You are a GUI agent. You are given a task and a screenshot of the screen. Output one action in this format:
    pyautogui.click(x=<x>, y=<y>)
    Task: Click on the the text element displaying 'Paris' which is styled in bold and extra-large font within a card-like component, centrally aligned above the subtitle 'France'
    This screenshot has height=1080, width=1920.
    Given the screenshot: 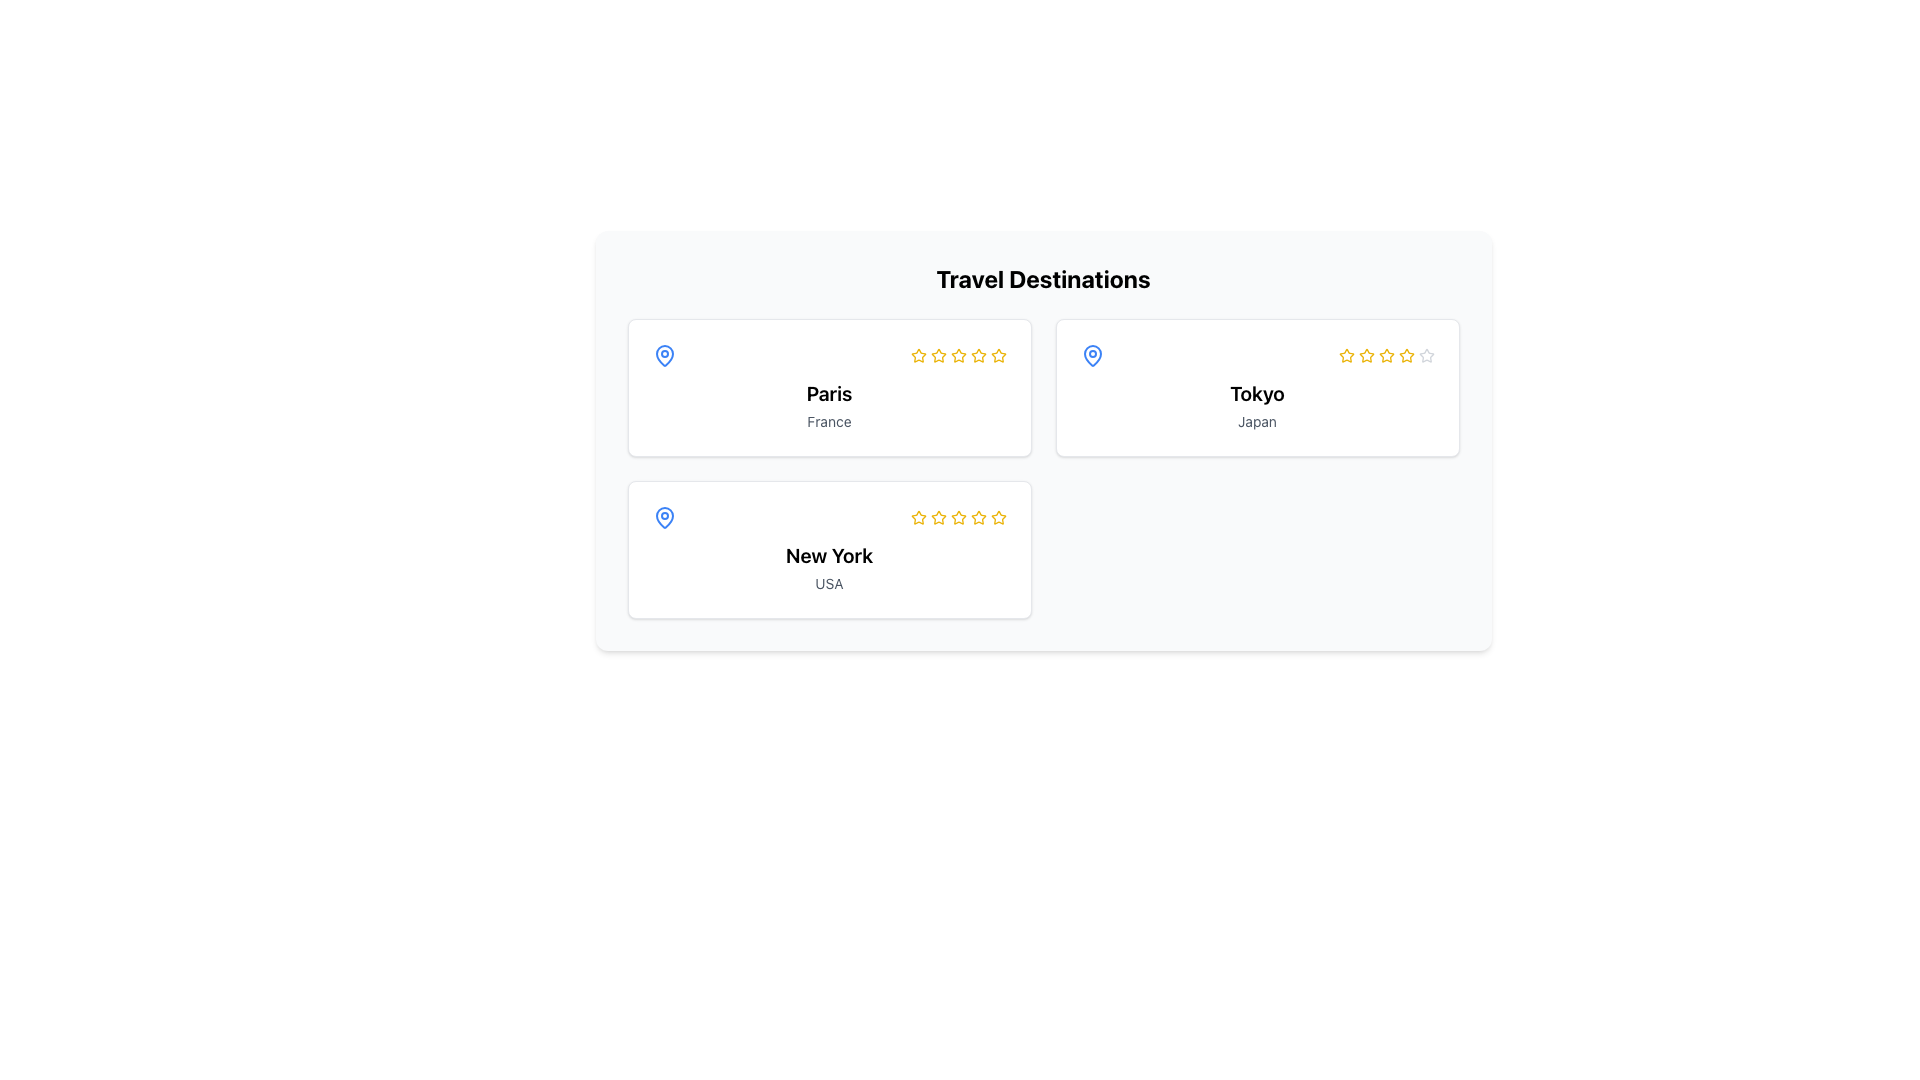 What is the action you would take?
    pyautogui.click(x=829, y=393)
    